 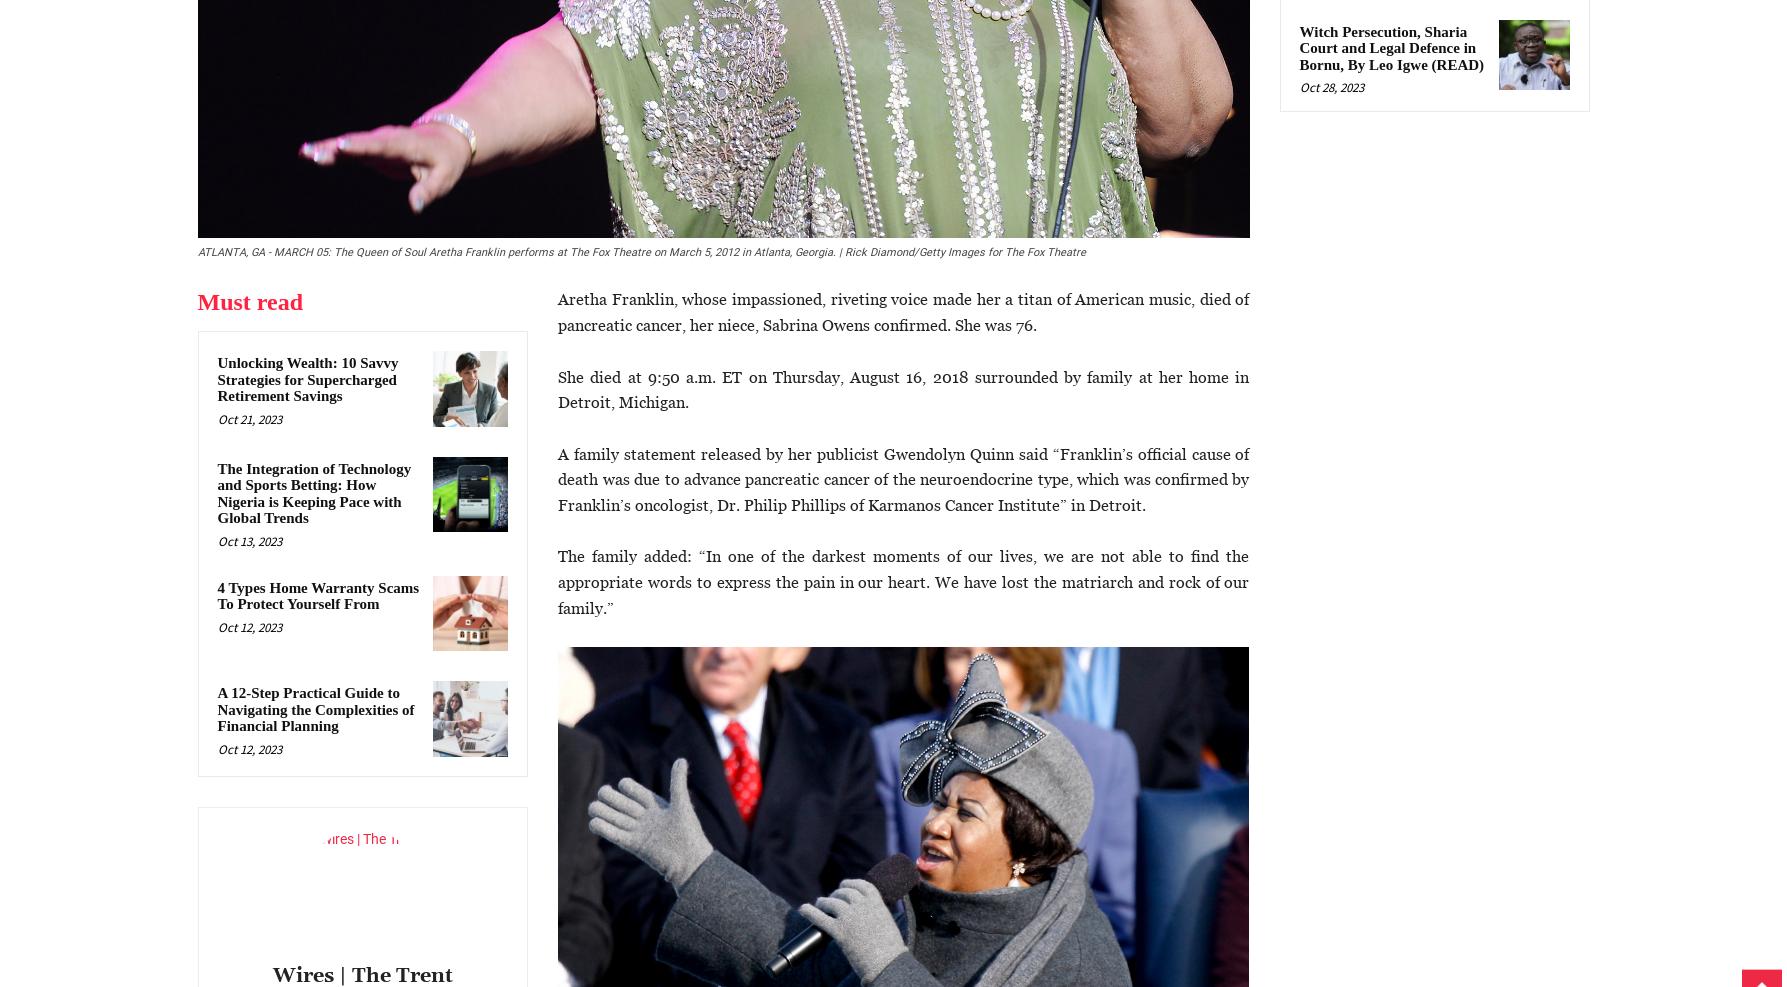 I want to click on 'The family added: “In one of the darkest moments of our lives, we are not able to find the appropriate words to express the pain in our heart. We have lost the matriarch and rock of our family.”', so click(x=557, y=581).